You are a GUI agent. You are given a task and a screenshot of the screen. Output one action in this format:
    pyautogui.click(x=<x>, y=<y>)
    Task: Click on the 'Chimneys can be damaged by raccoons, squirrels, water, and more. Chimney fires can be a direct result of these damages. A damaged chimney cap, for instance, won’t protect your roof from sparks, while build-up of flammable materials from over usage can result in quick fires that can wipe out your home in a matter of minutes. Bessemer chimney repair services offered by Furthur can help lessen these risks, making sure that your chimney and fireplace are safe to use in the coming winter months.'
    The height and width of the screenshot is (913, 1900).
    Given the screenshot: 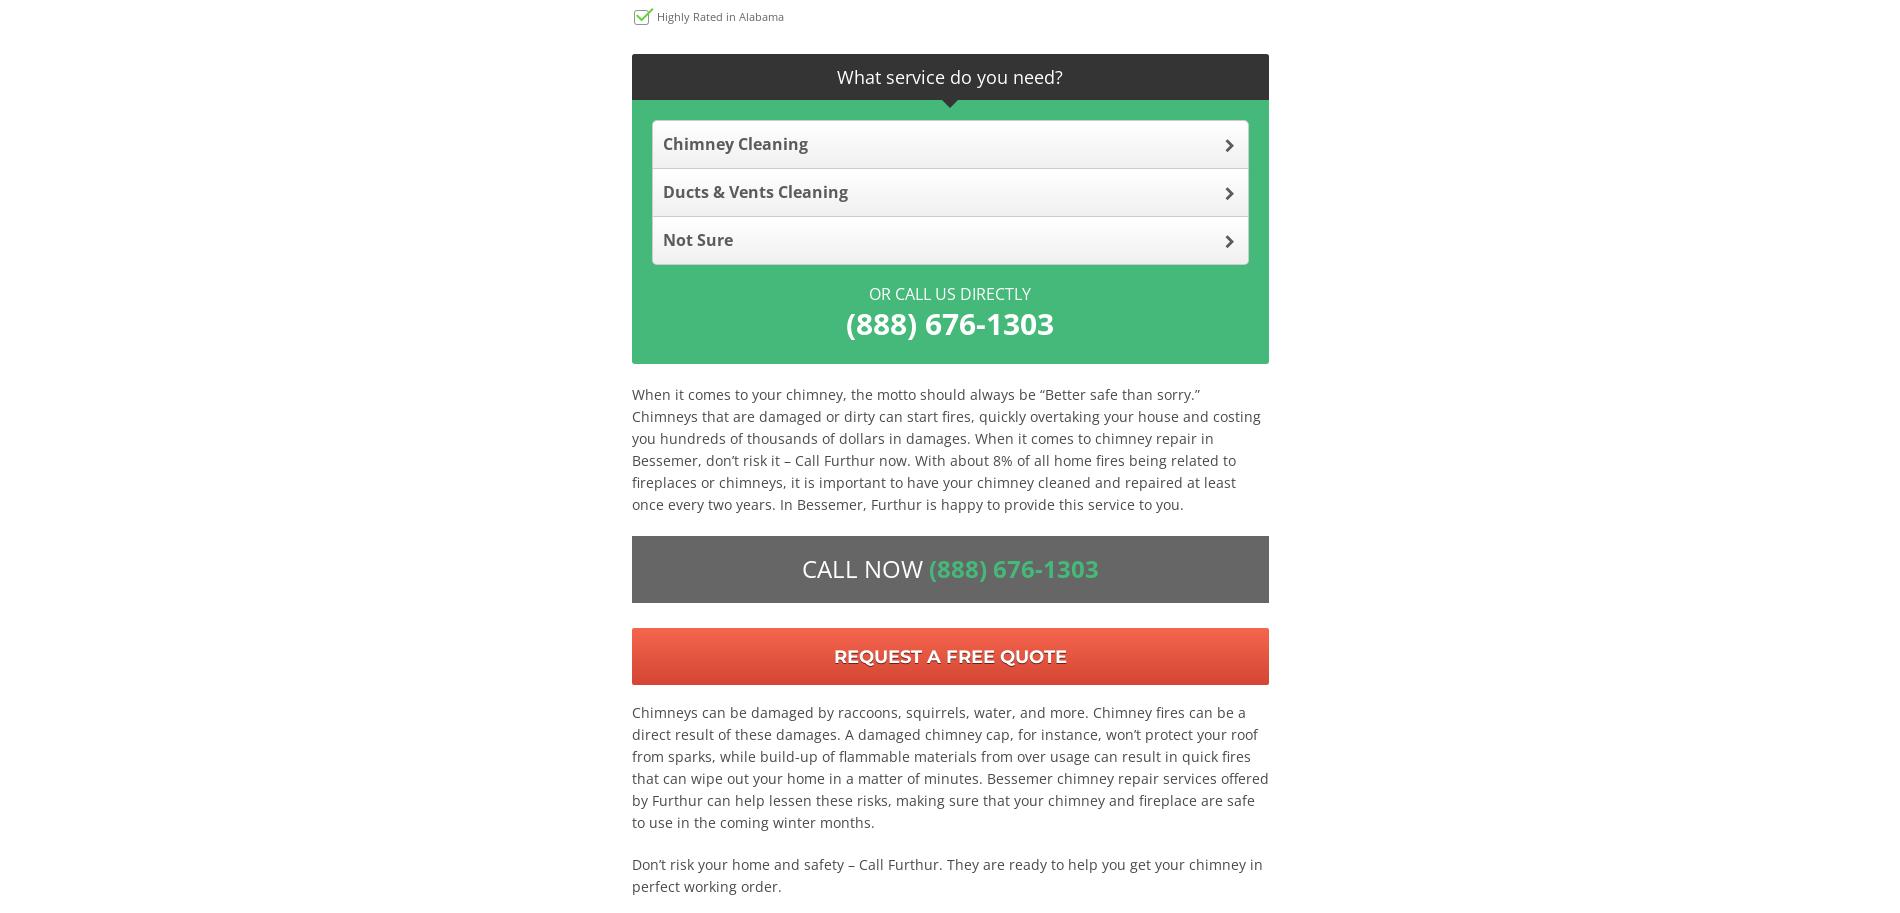 What is the action you would take?
    pyautogui.click(x=948, y=766)
    